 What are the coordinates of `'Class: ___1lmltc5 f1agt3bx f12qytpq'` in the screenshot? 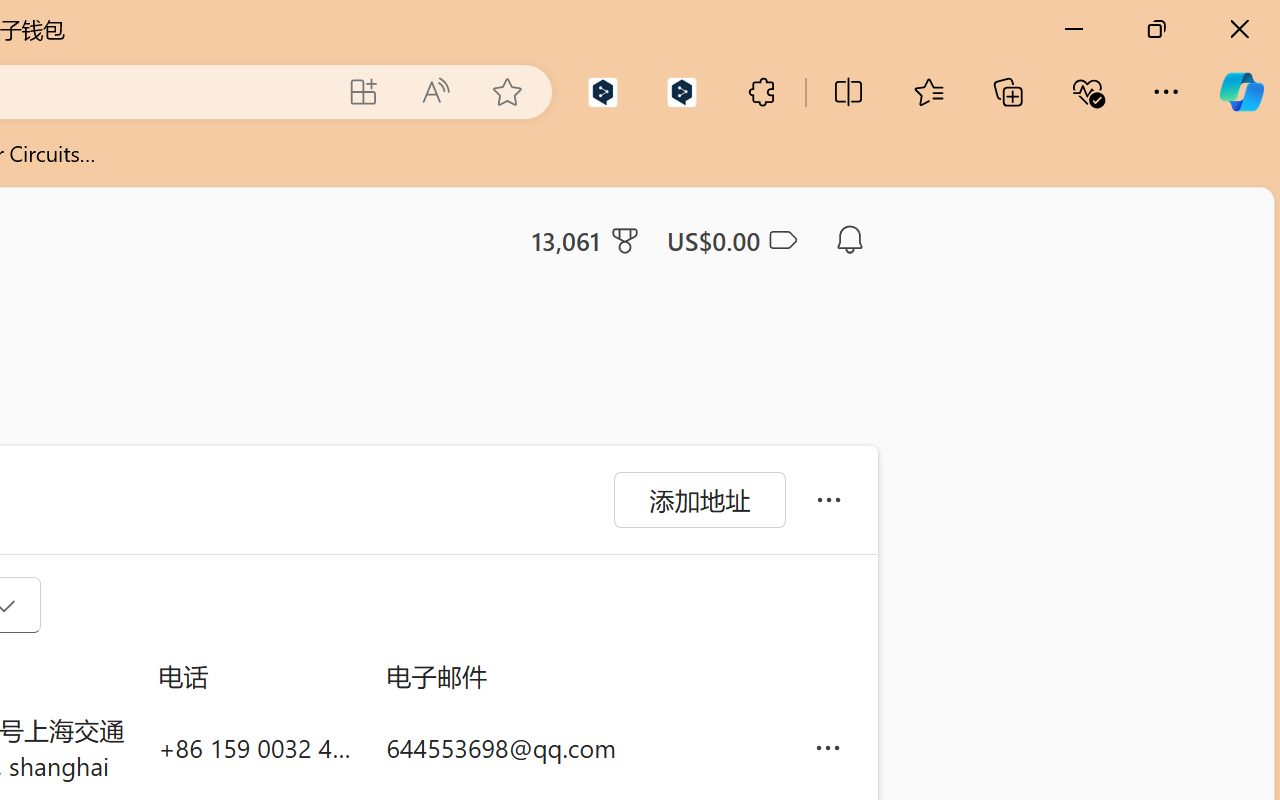 It's located at (780, 240).